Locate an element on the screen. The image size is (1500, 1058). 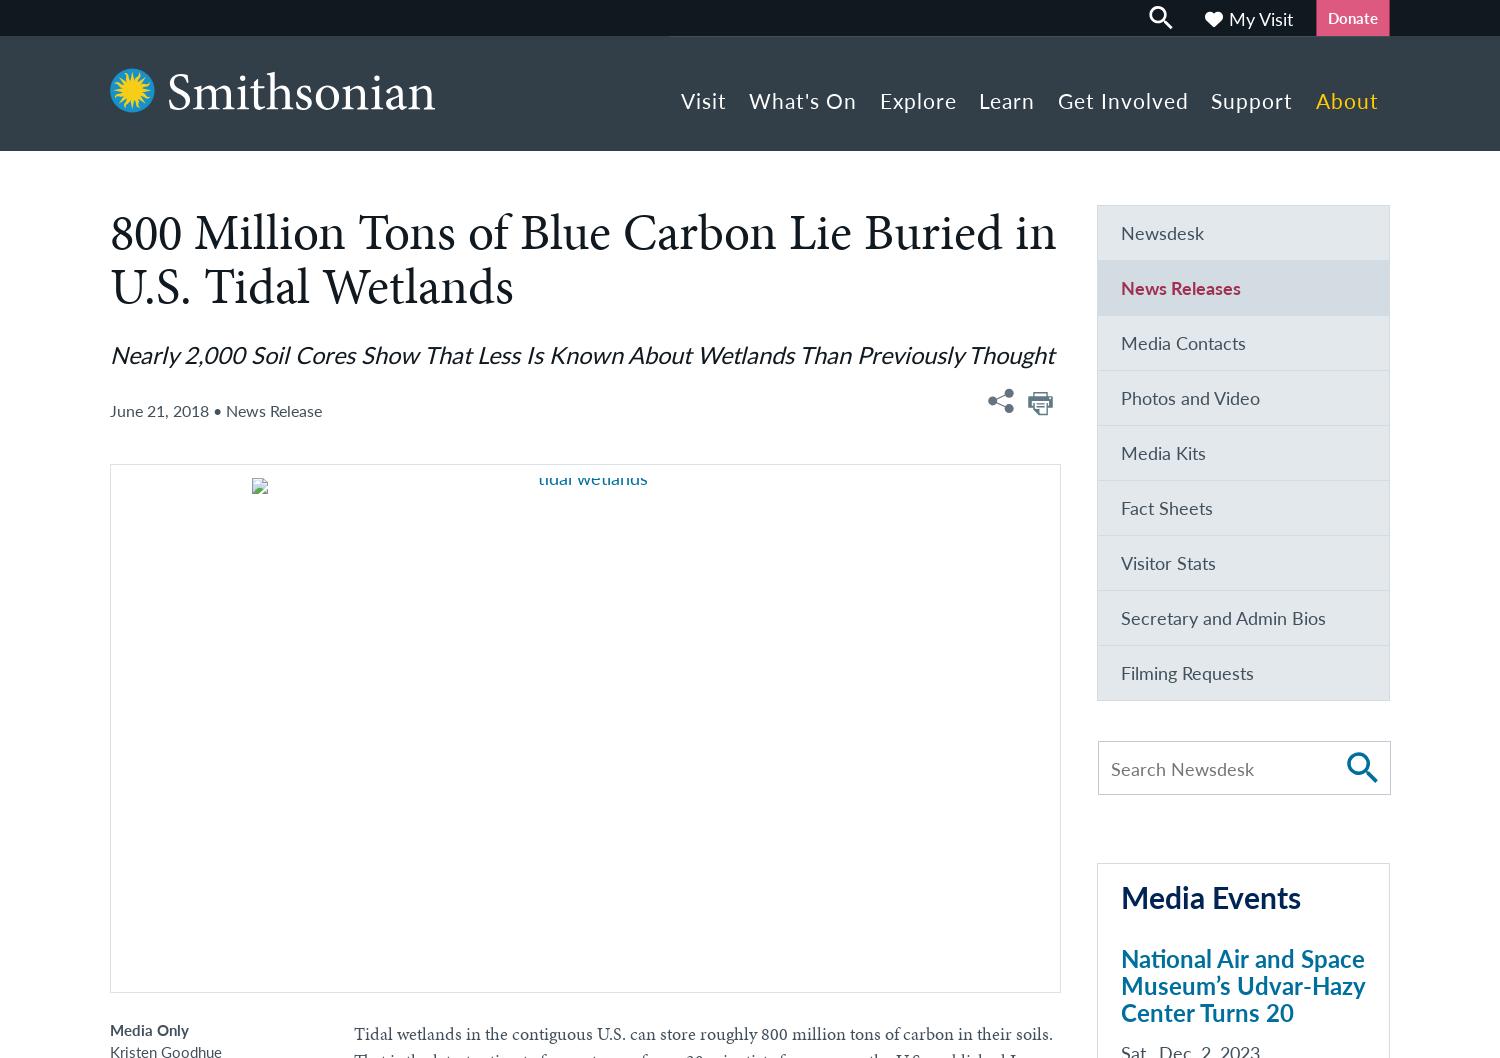
'Donate' is located at coordinates (1350, 17).